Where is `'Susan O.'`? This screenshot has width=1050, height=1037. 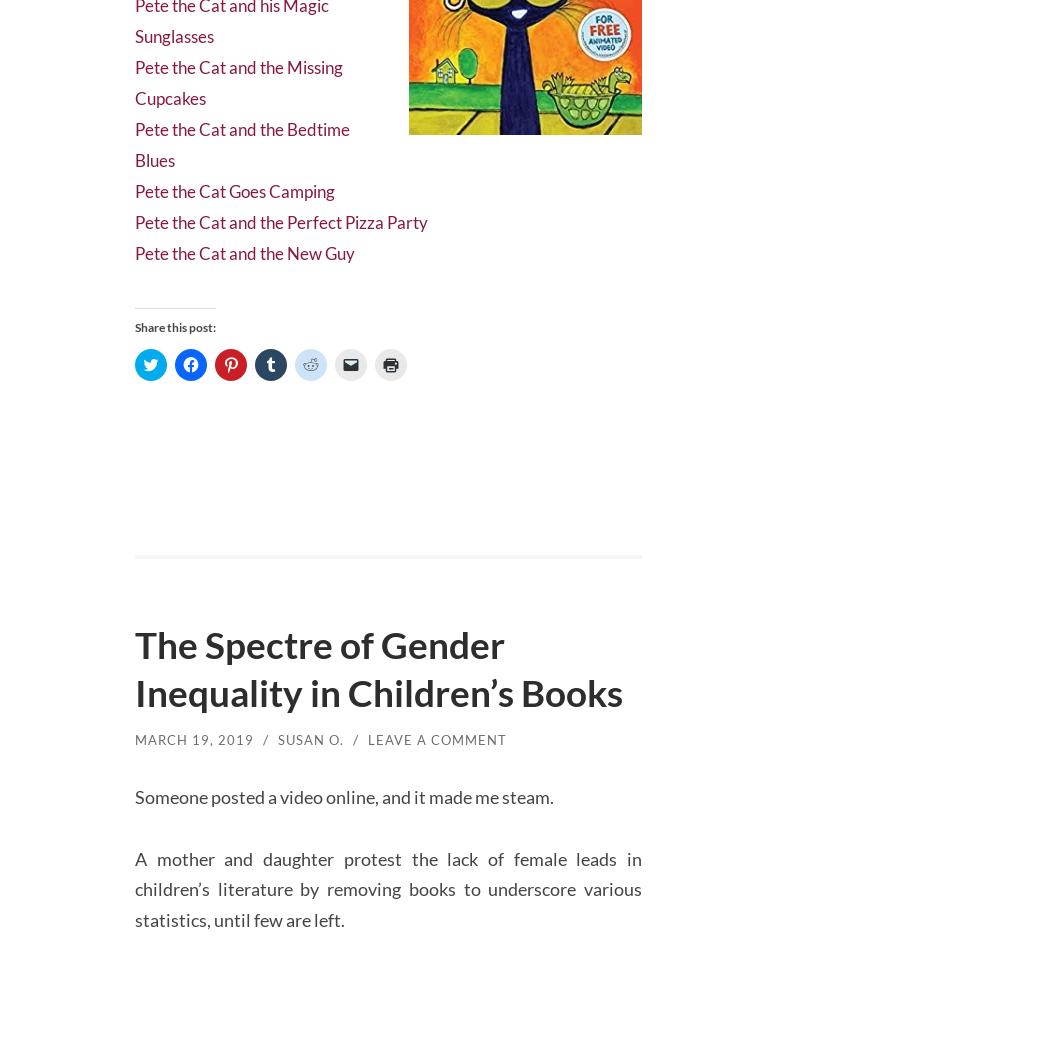
'Susan O.' is located at coordinates (318, 769).